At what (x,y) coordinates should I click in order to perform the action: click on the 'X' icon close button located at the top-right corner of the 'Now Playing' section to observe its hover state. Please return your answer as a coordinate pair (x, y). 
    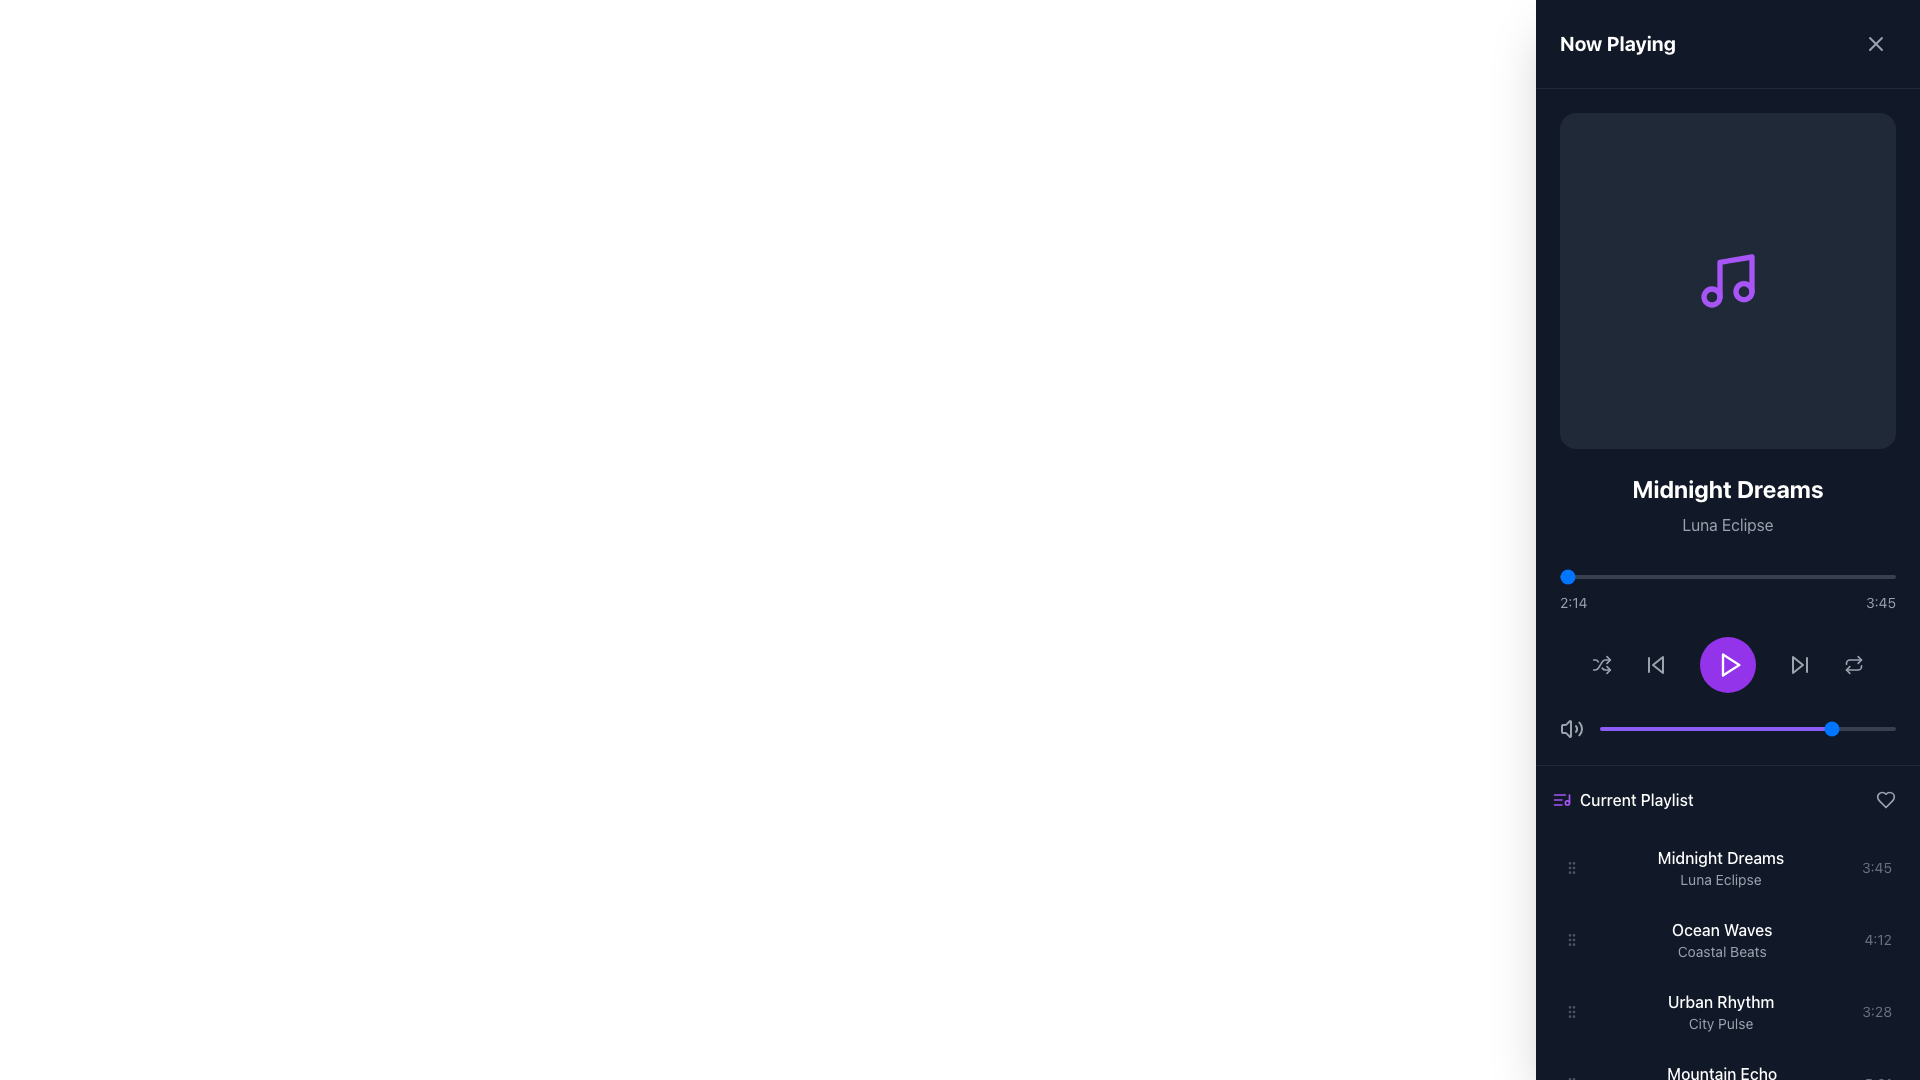
    Looking at the image, I should click on (1875, 43).